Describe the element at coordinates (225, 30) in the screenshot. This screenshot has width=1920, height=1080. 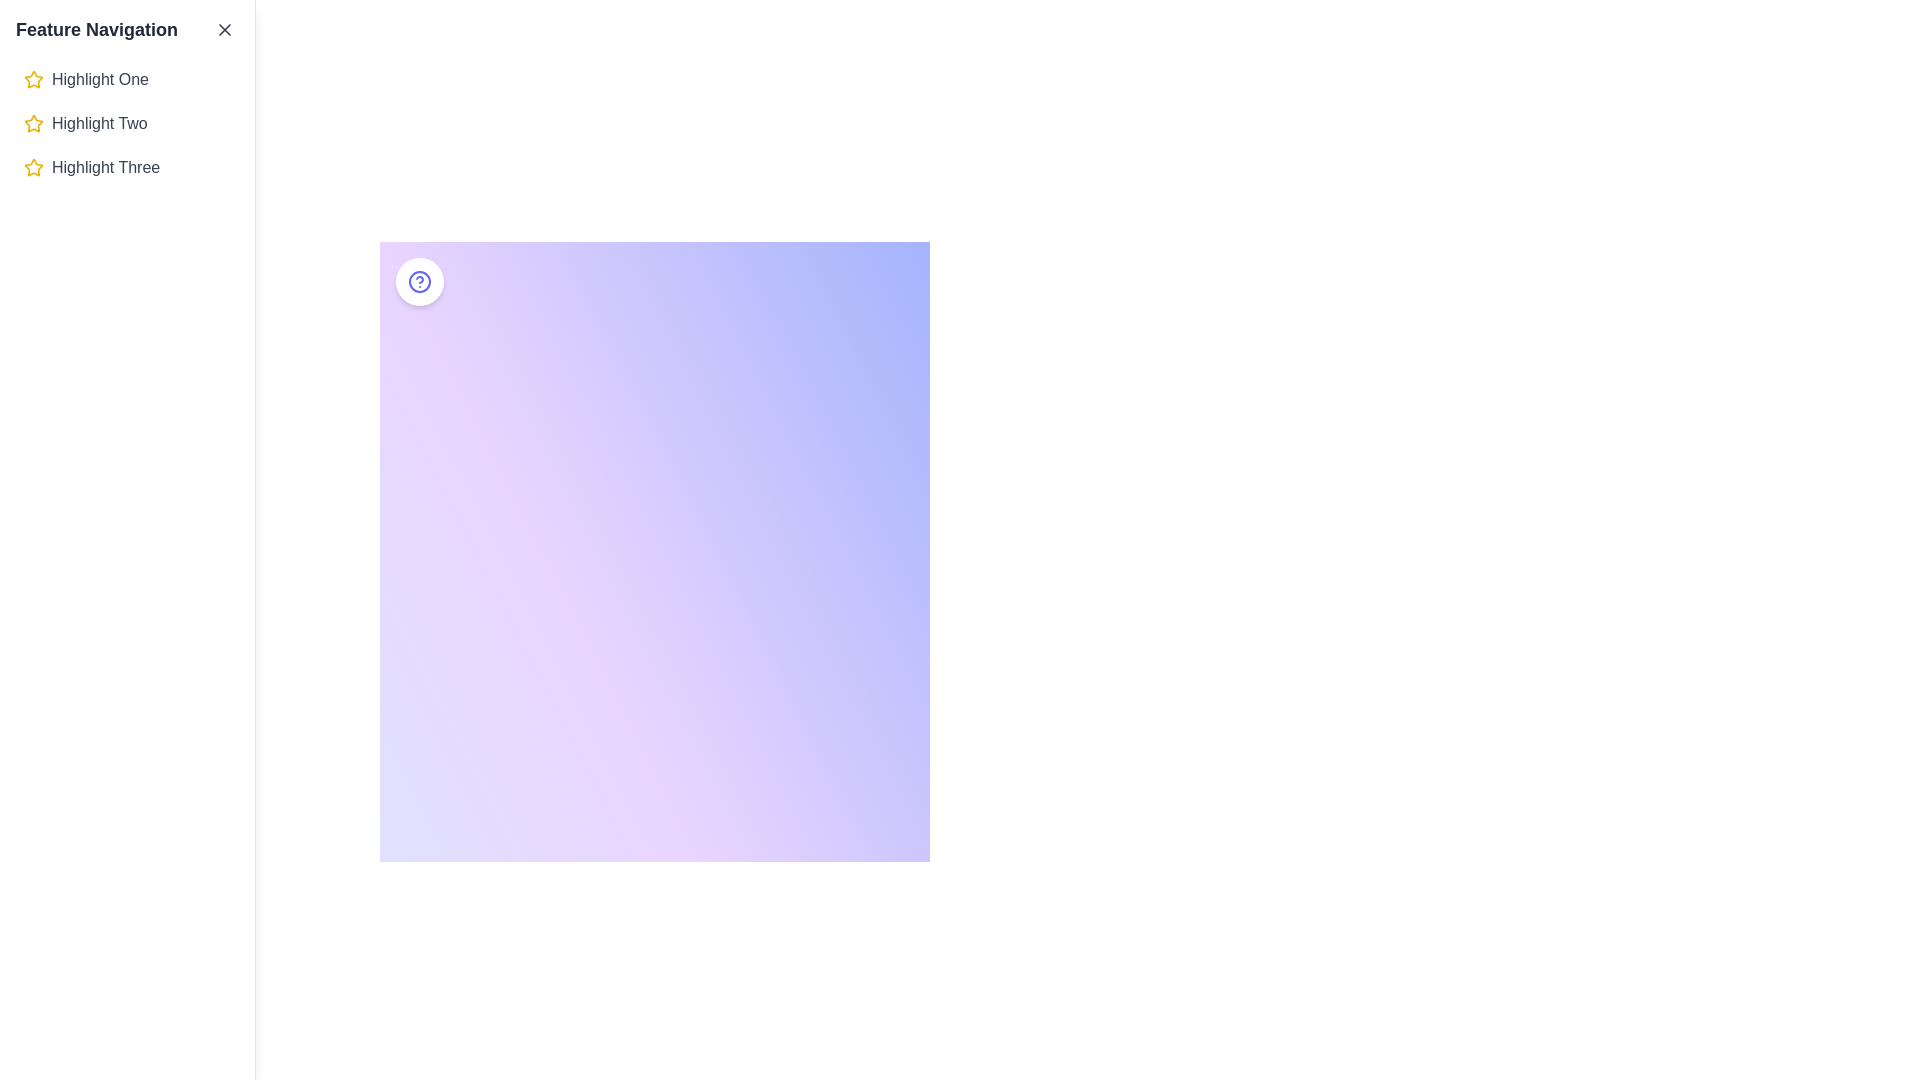
I see `the small, rounded rectangular button with an 'X' icon in the middle` at that location.